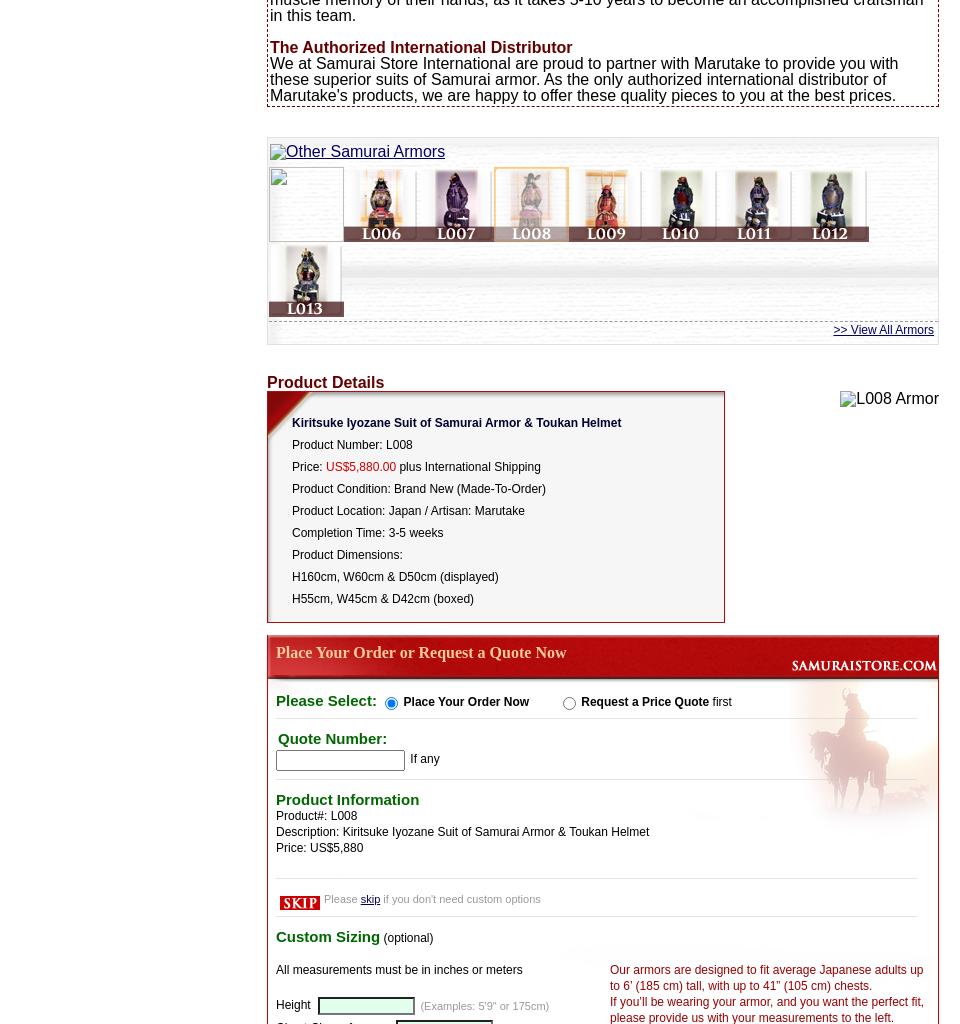 This screenshot has width=960, height=1024. What do you see at coordinates (347, 798) in the screenshot?
I see `'Product Information'` at bounding box center [347, 798].